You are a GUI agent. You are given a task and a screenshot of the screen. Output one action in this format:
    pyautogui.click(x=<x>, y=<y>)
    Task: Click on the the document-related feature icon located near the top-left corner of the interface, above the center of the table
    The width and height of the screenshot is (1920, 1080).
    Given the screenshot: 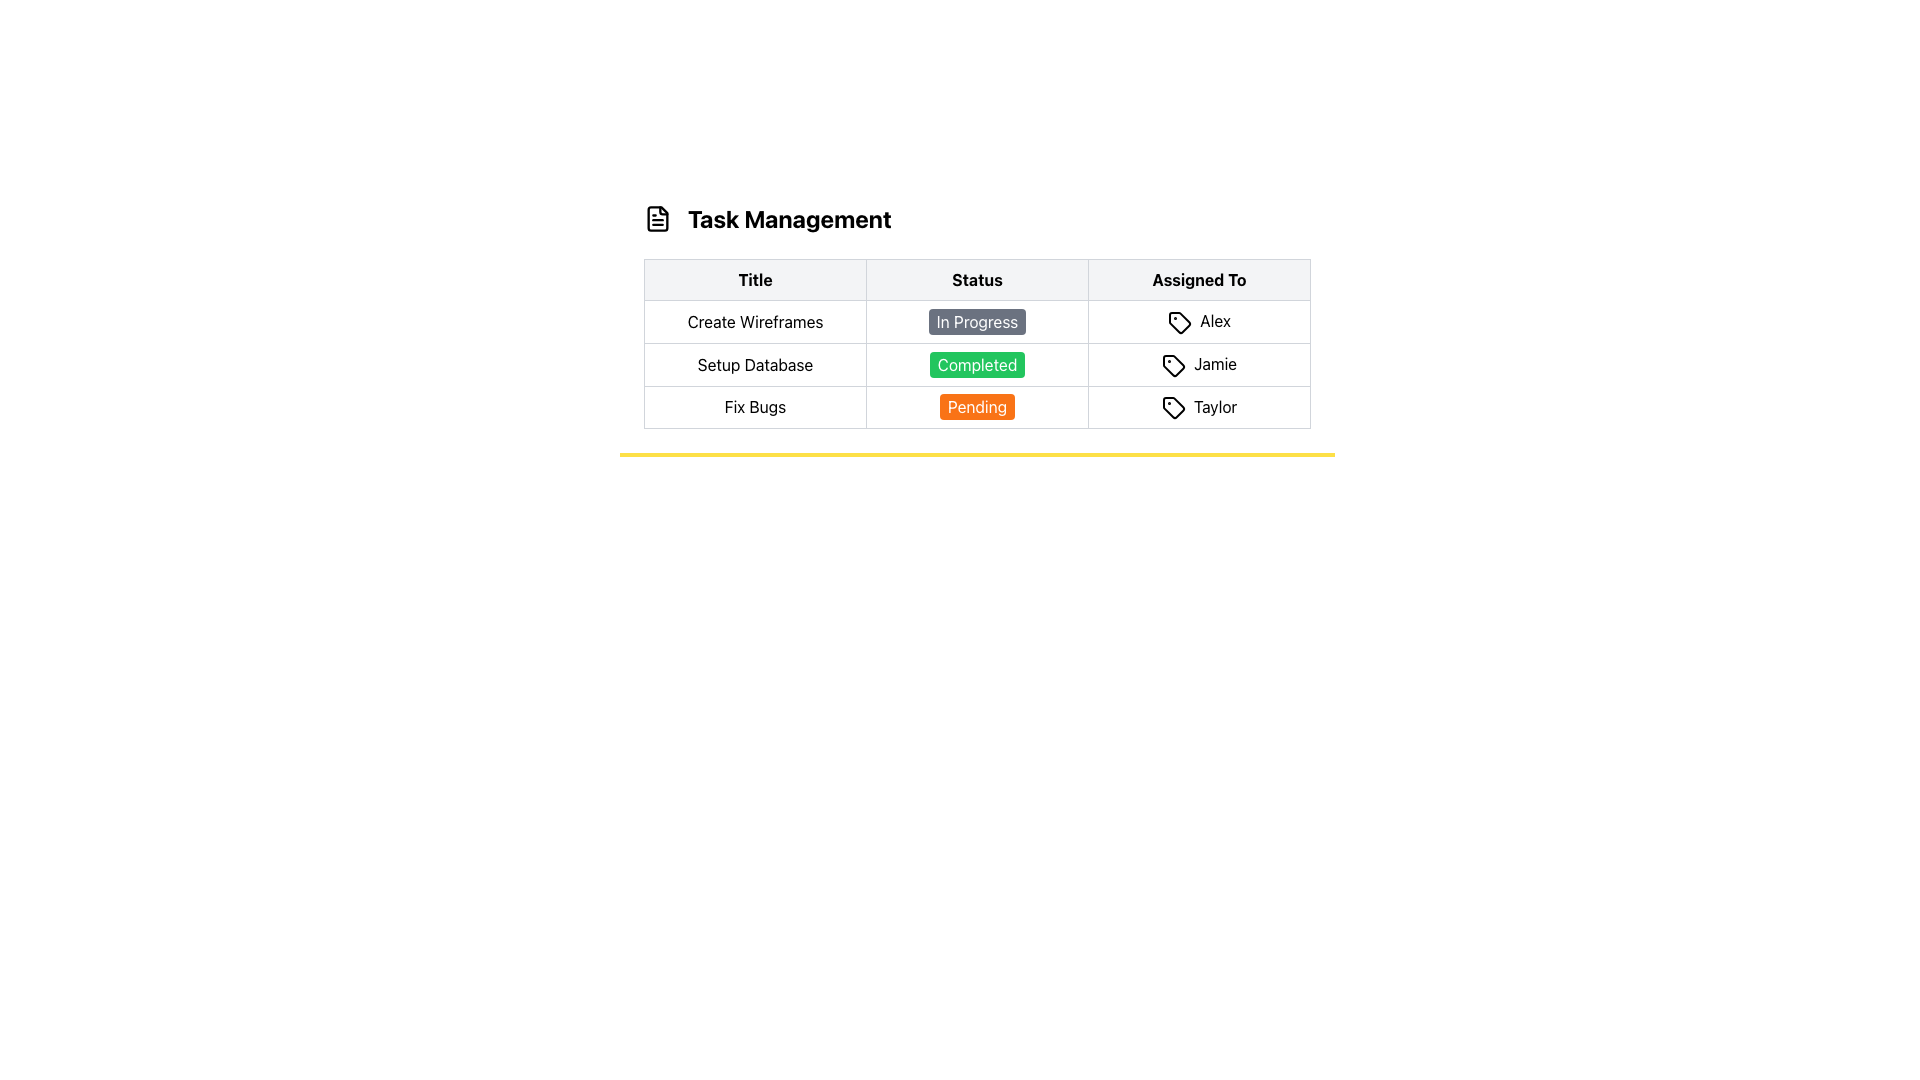 What is the action you would take?
    pyautogui.click(x=657, y=219)
    